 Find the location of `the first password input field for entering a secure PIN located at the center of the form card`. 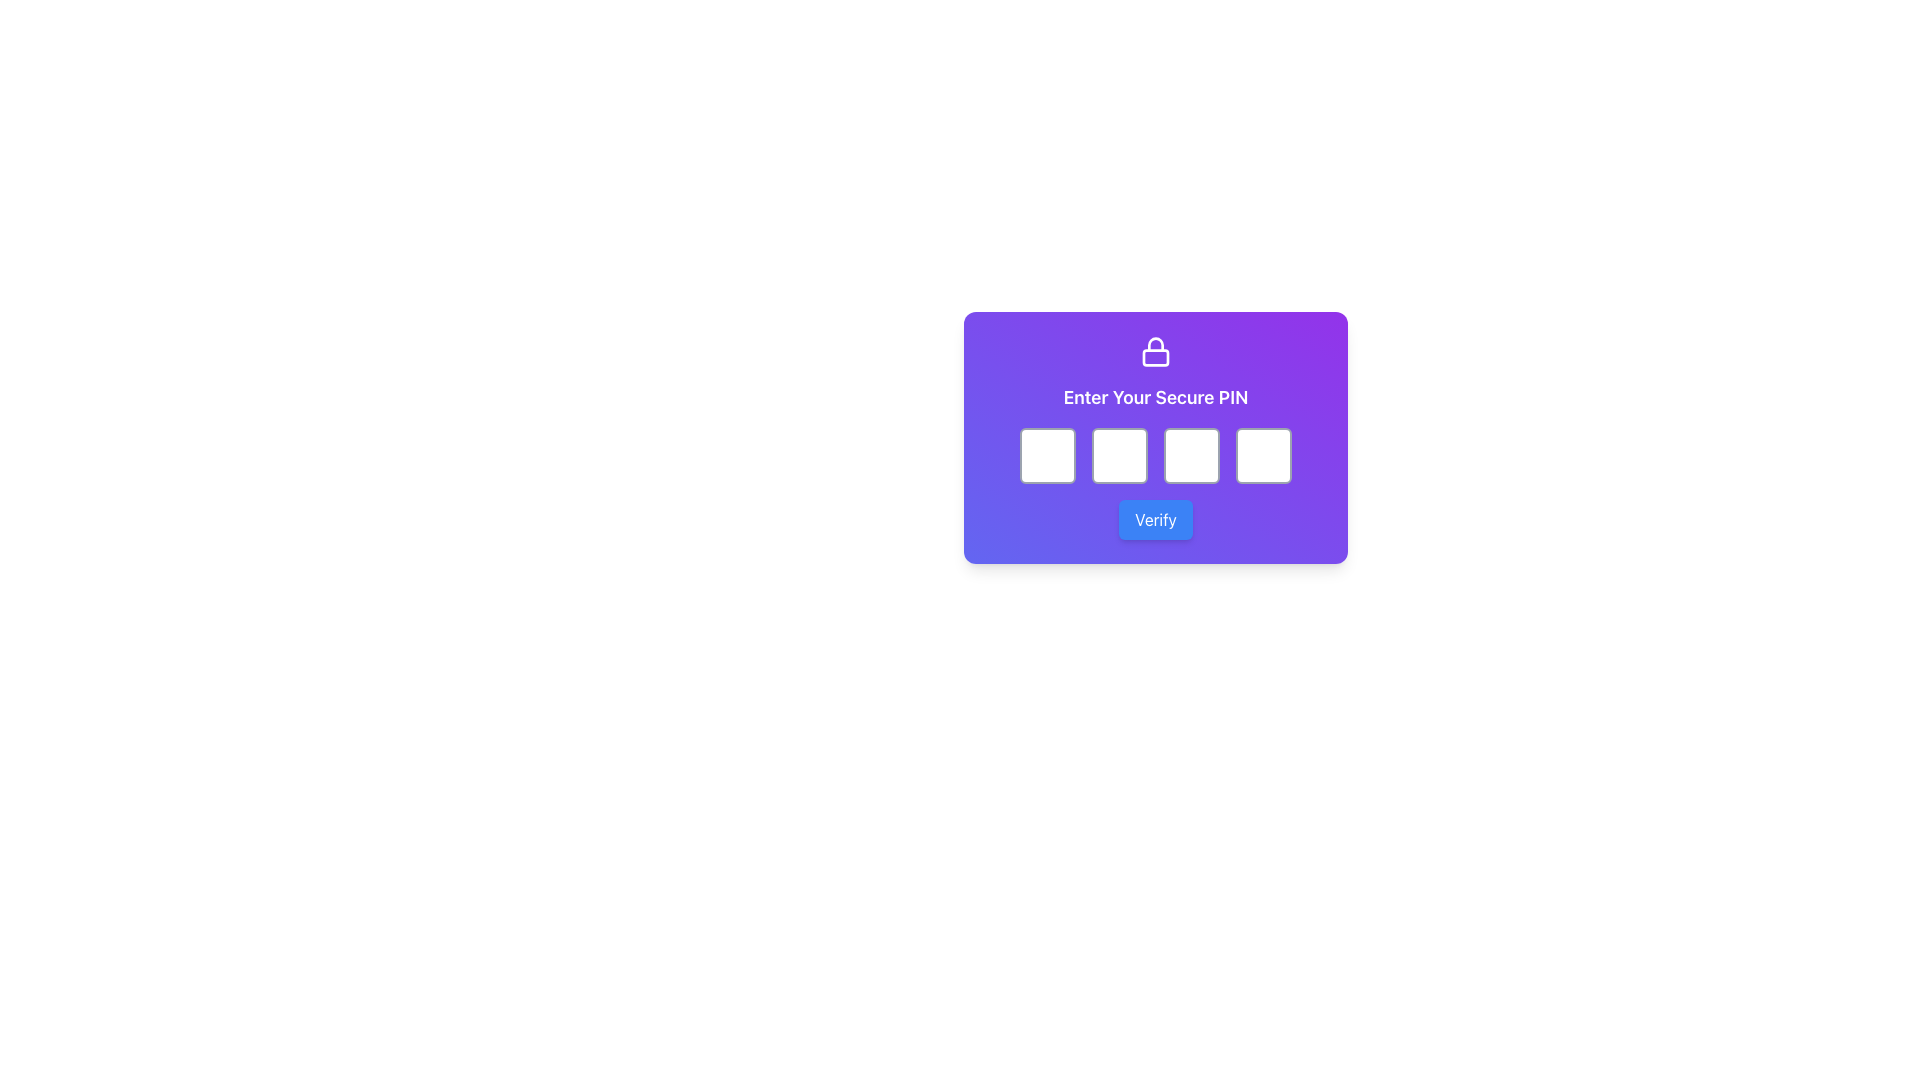

the first password input field for entering a secure PIN located at the center of the form card is located at coordinates (1046, 455).